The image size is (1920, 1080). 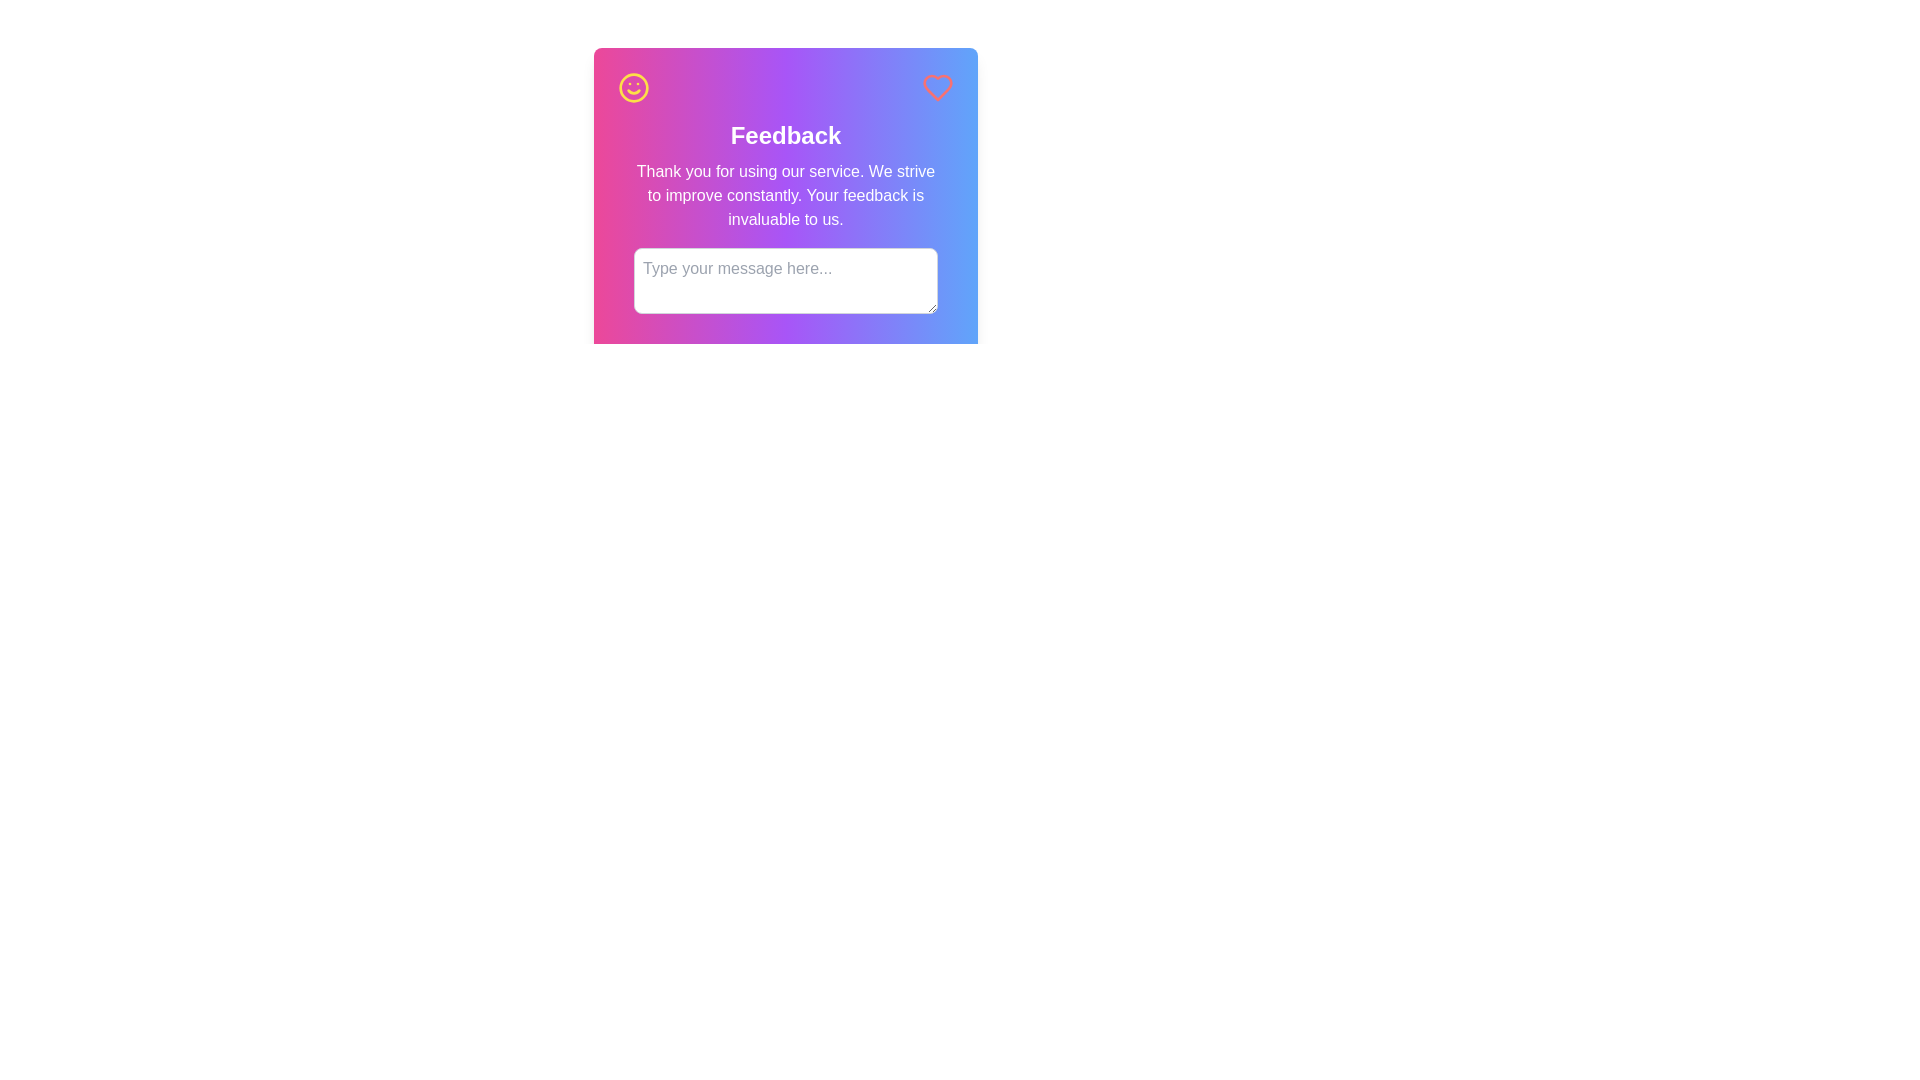 I want to click on the yellow circular outline of the smiley face icon located in the top left corner of the feedback interface, so click(x=632, y=87).